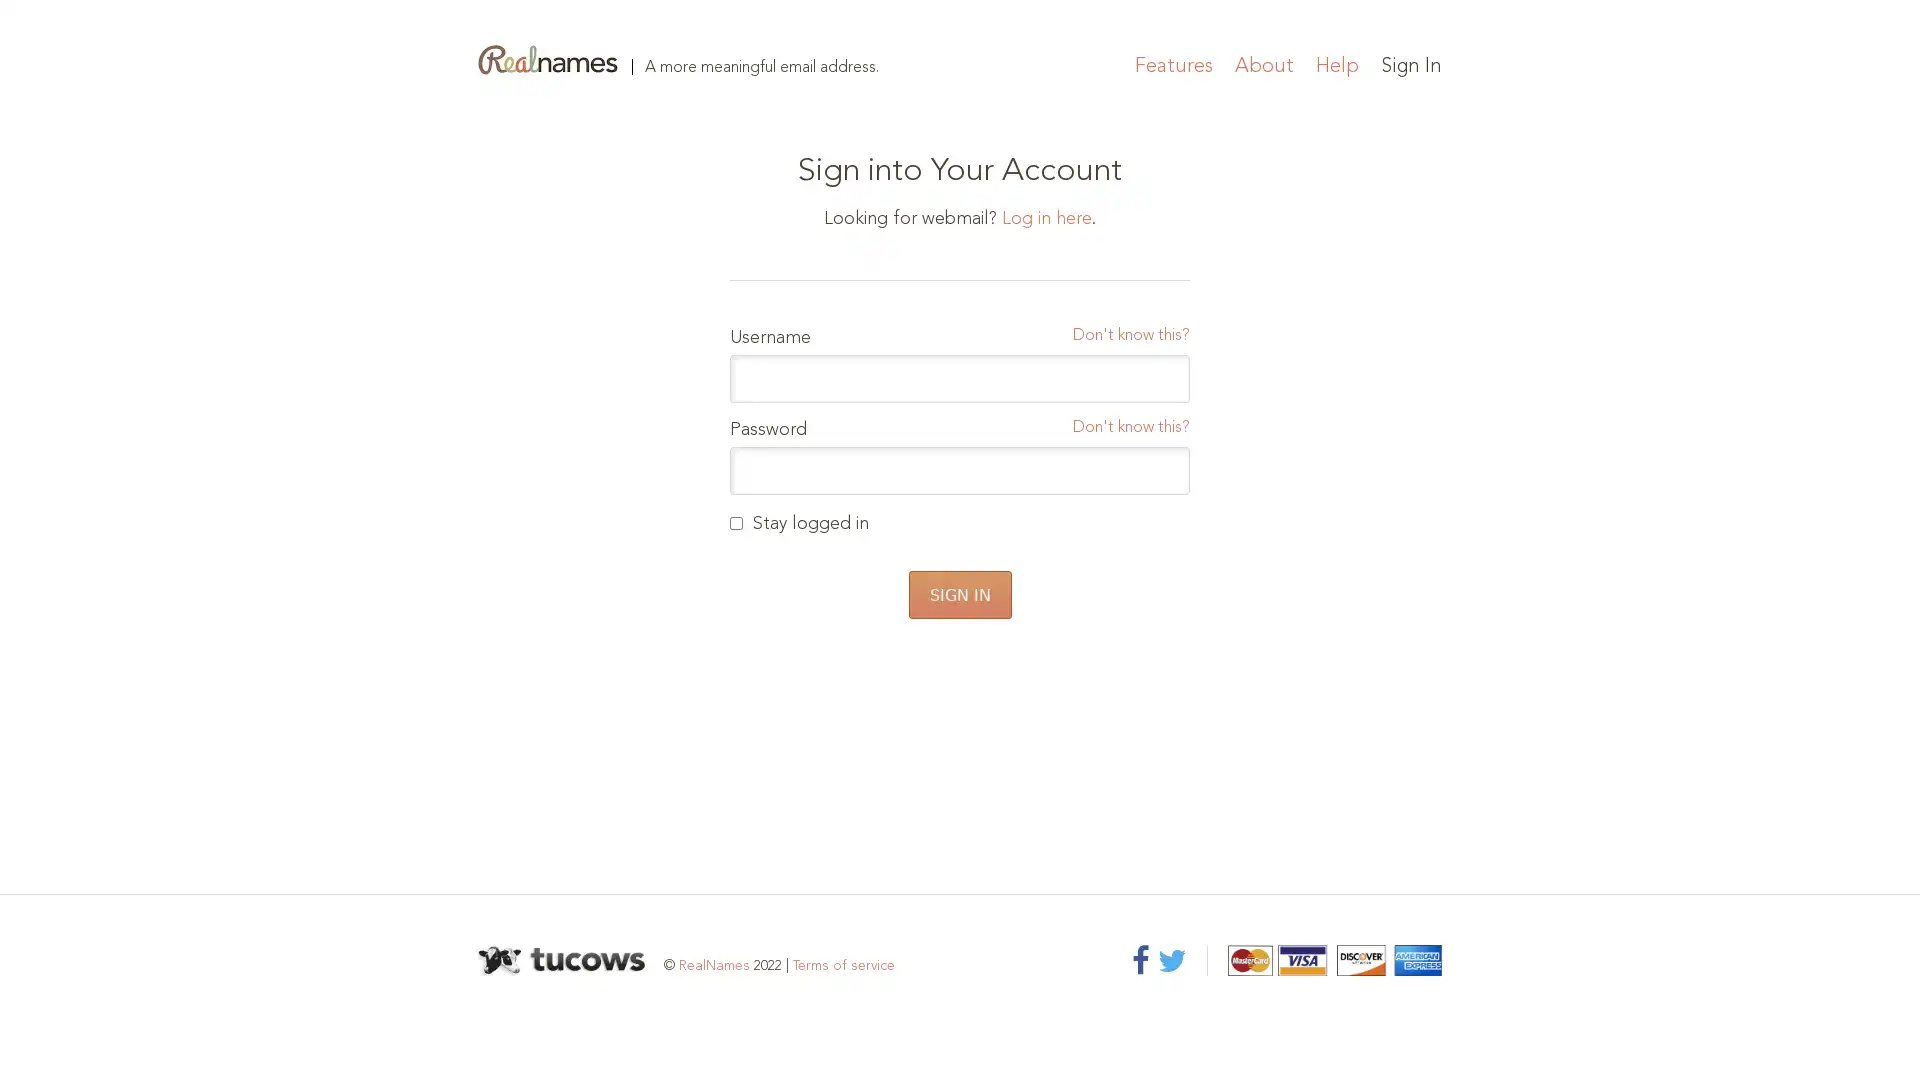 This screenshot has height=1080, width=1920. I want to click on SIGN IN, so click(958, 593).